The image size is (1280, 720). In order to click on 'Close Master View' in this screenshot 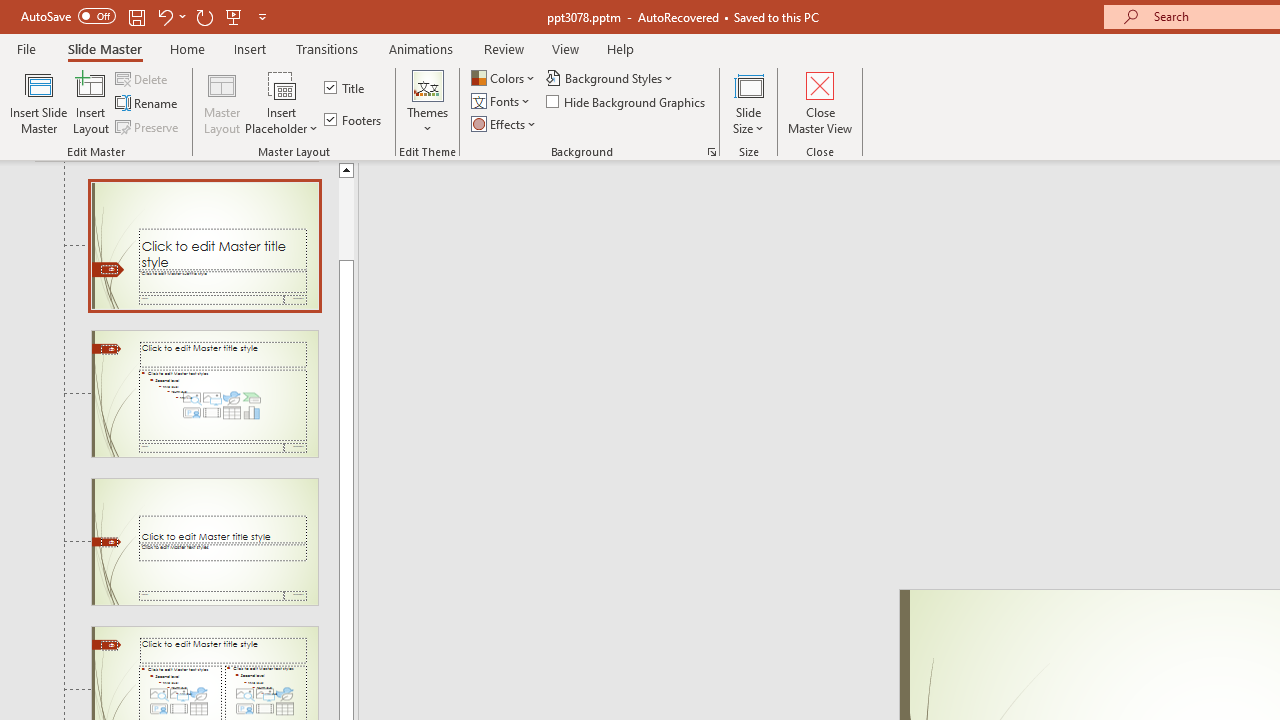, I will do `click(820, 103)`.